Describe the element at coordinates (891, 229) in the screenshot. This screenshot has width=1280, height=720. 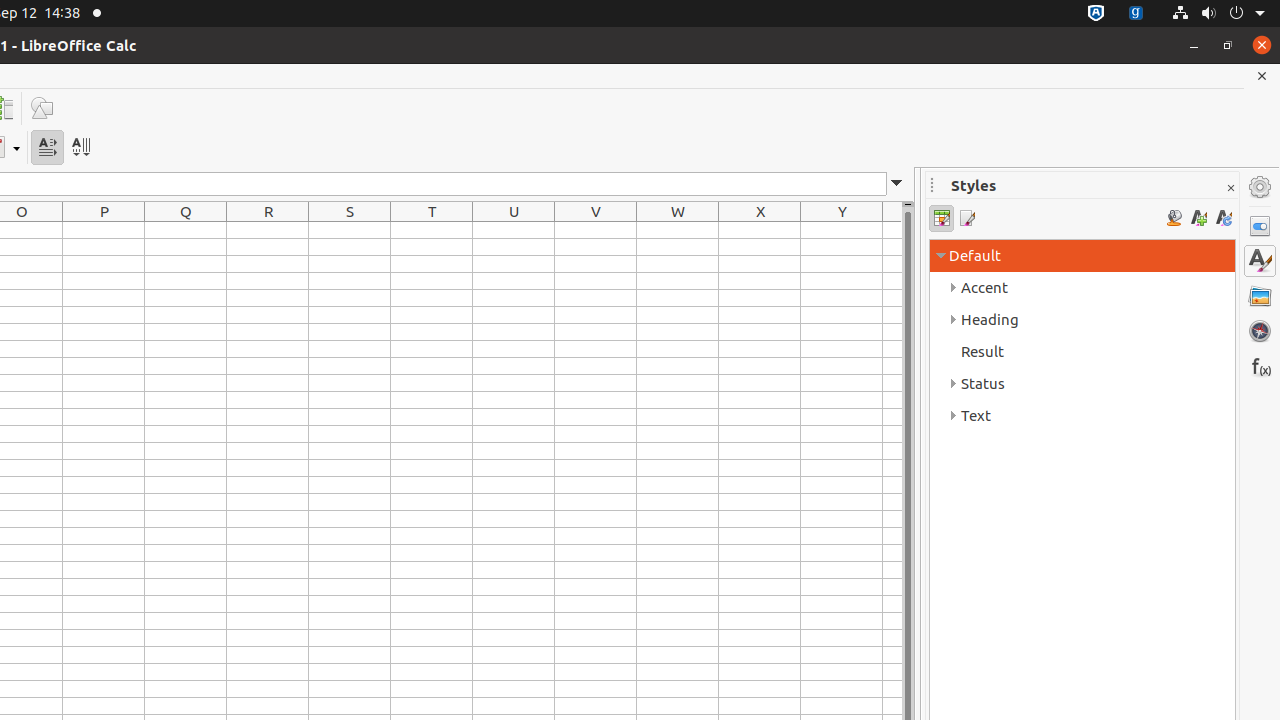
I see `'Z1'` at that location.